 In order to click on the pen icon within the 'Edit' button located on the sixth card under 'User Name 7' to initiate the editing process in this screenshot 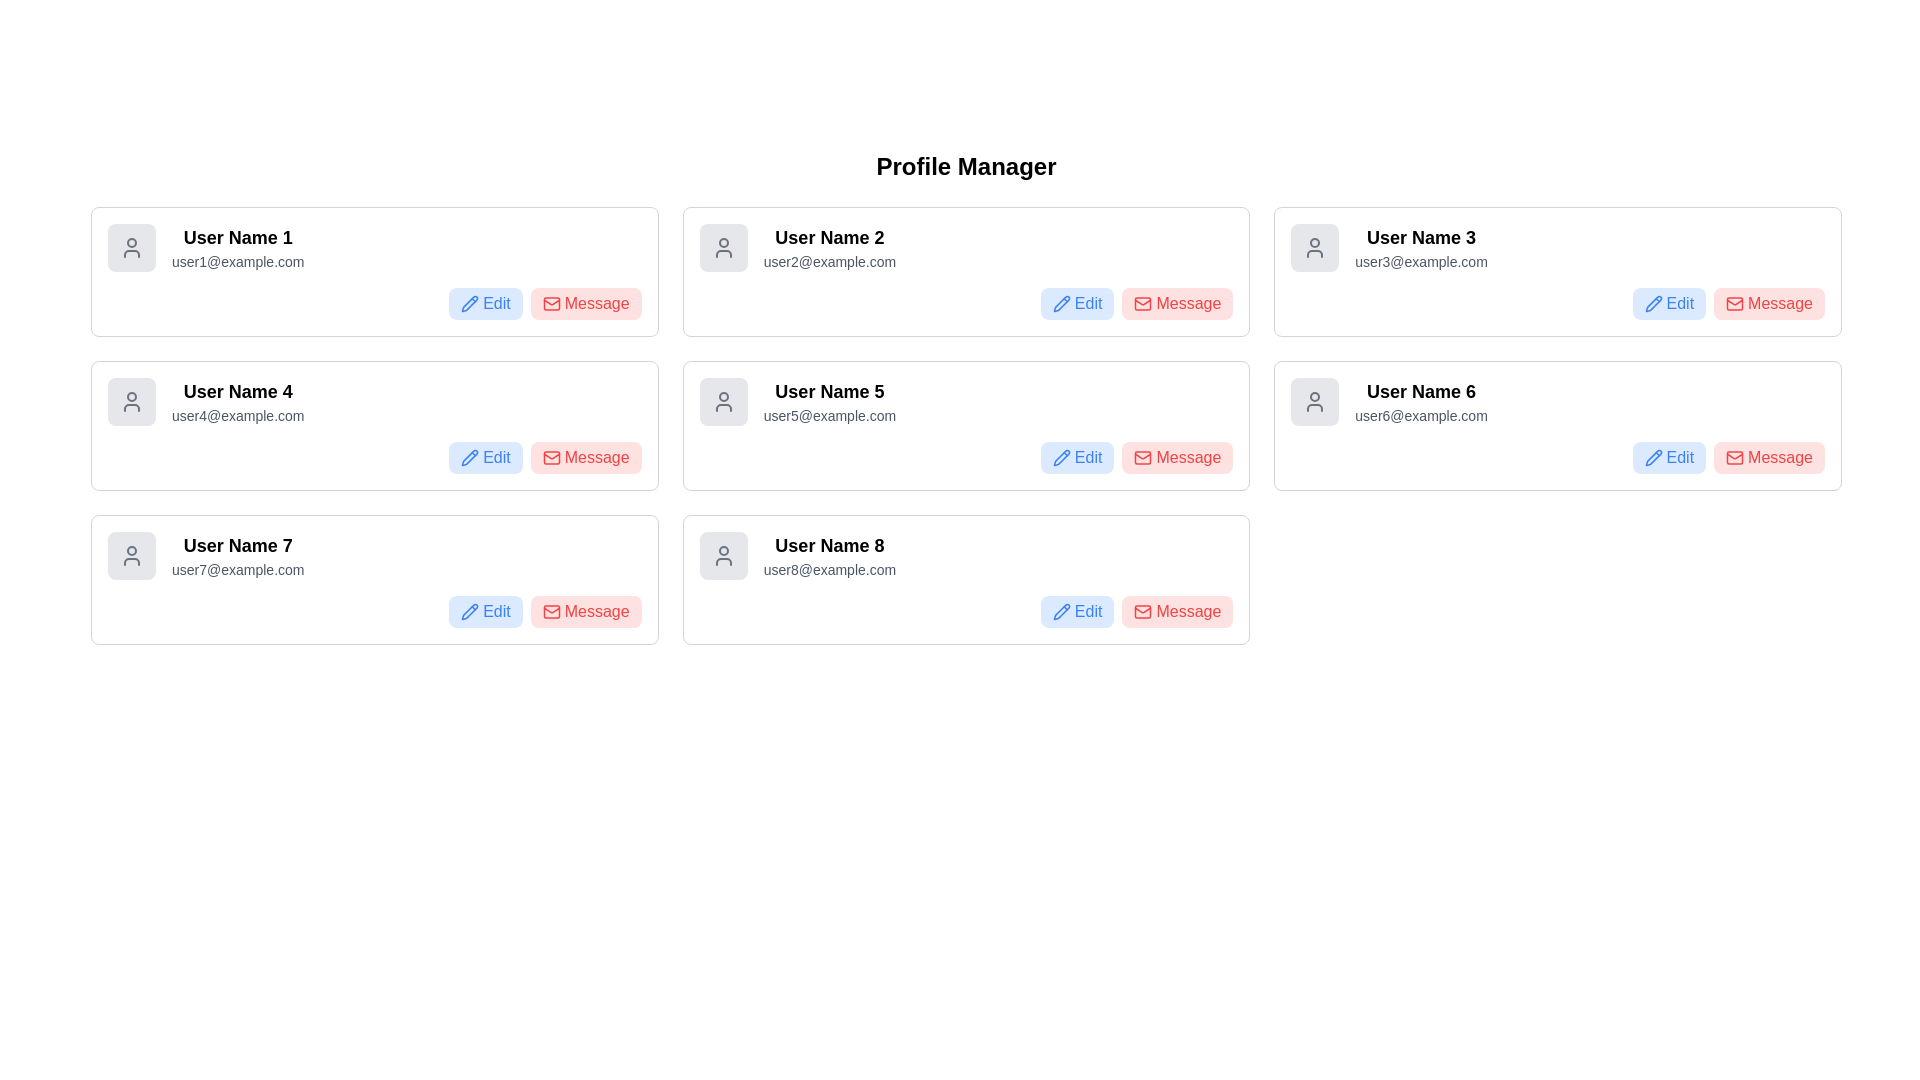, I will do `click(469, 611)`.